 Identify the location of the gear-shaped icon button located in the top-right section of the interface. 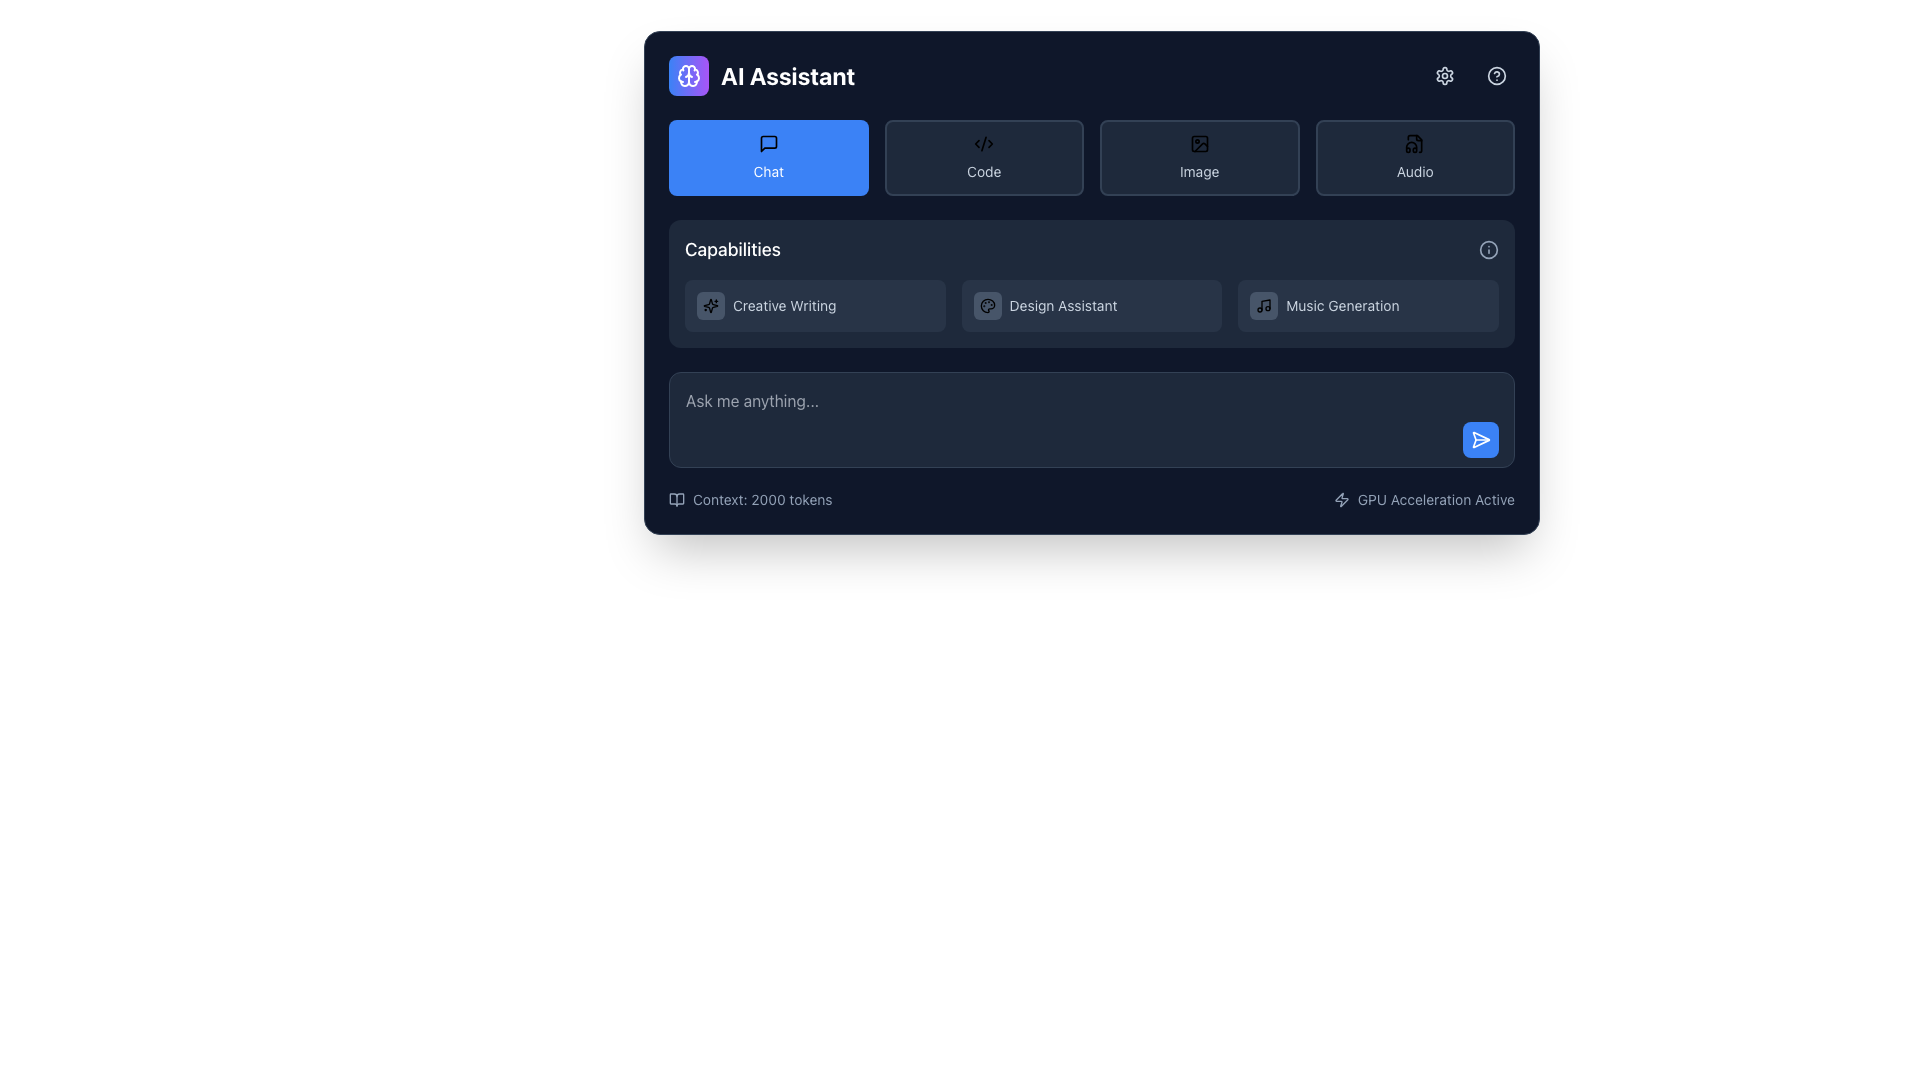
(1444, 75).